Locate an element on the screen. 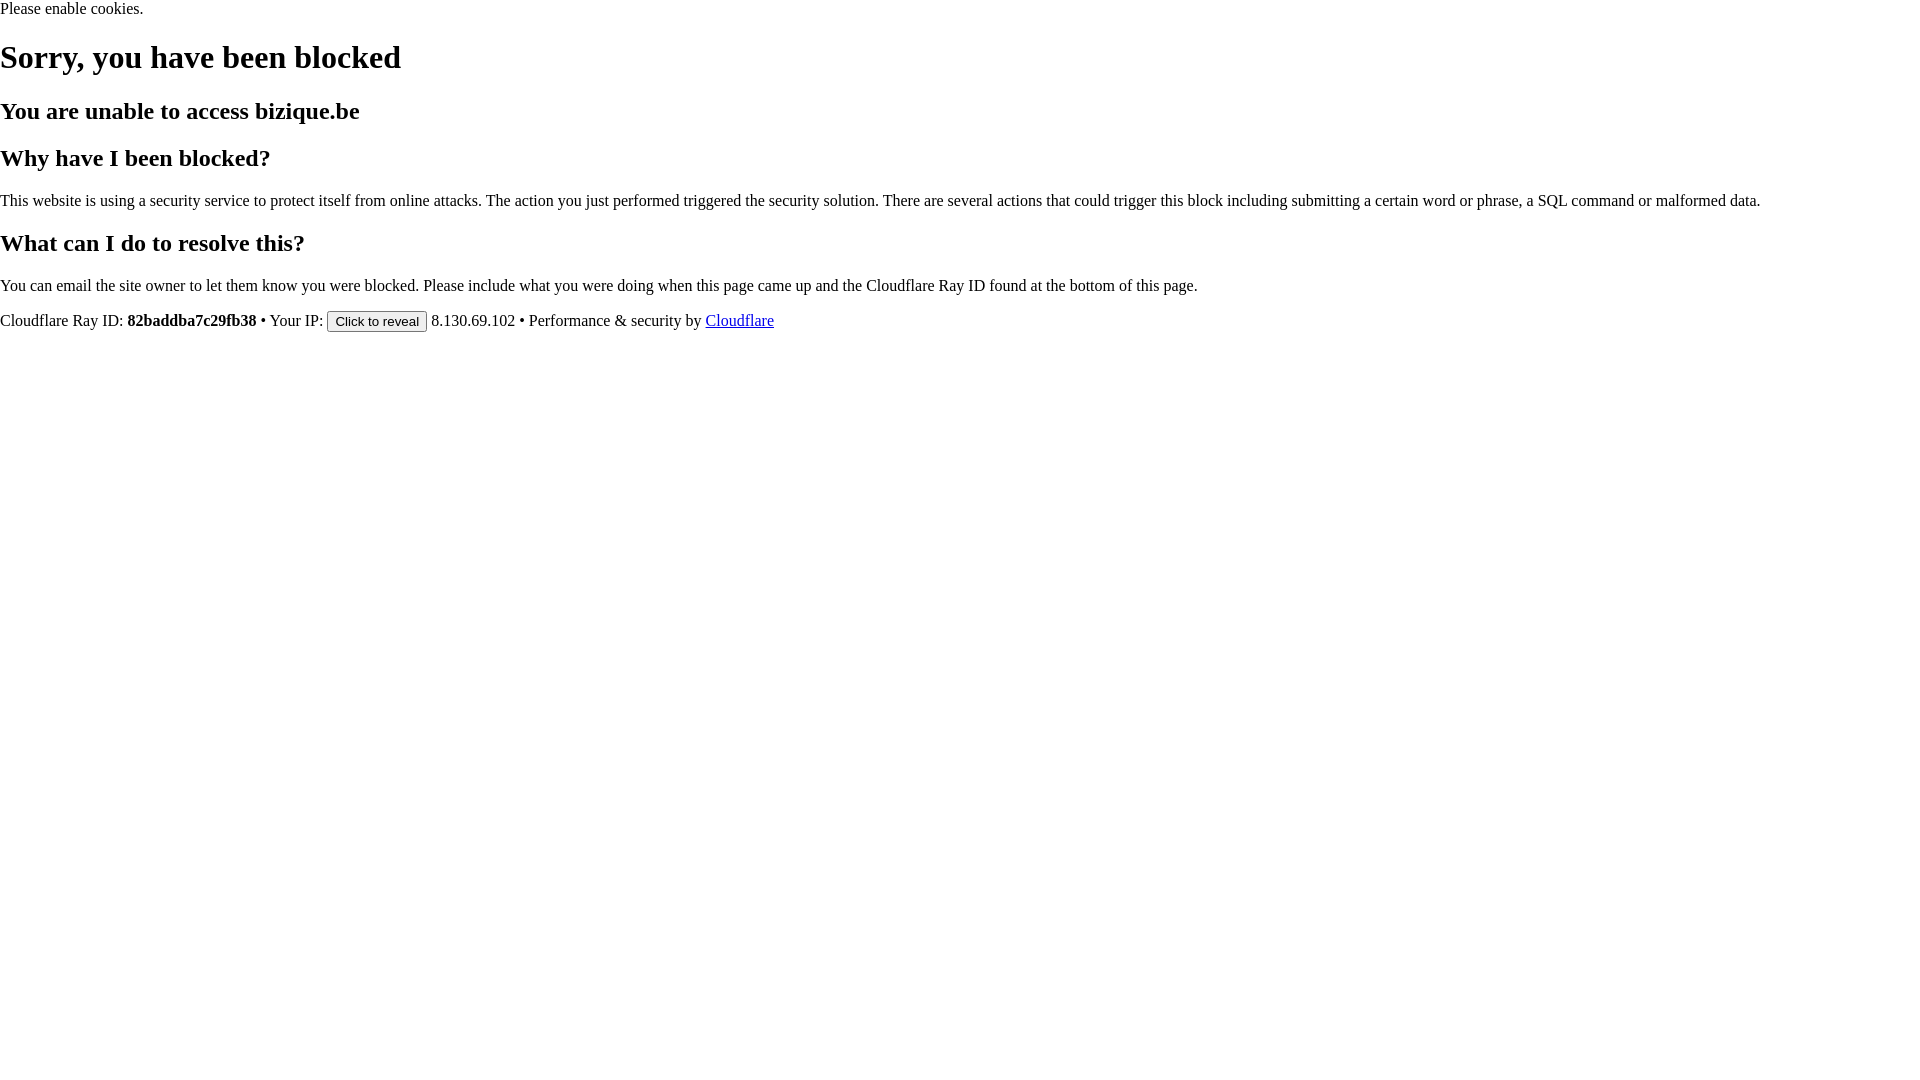 The height and width of the screenshot is (1080, 1920). 'Cloudflare' is located at coordinates (738, 319).